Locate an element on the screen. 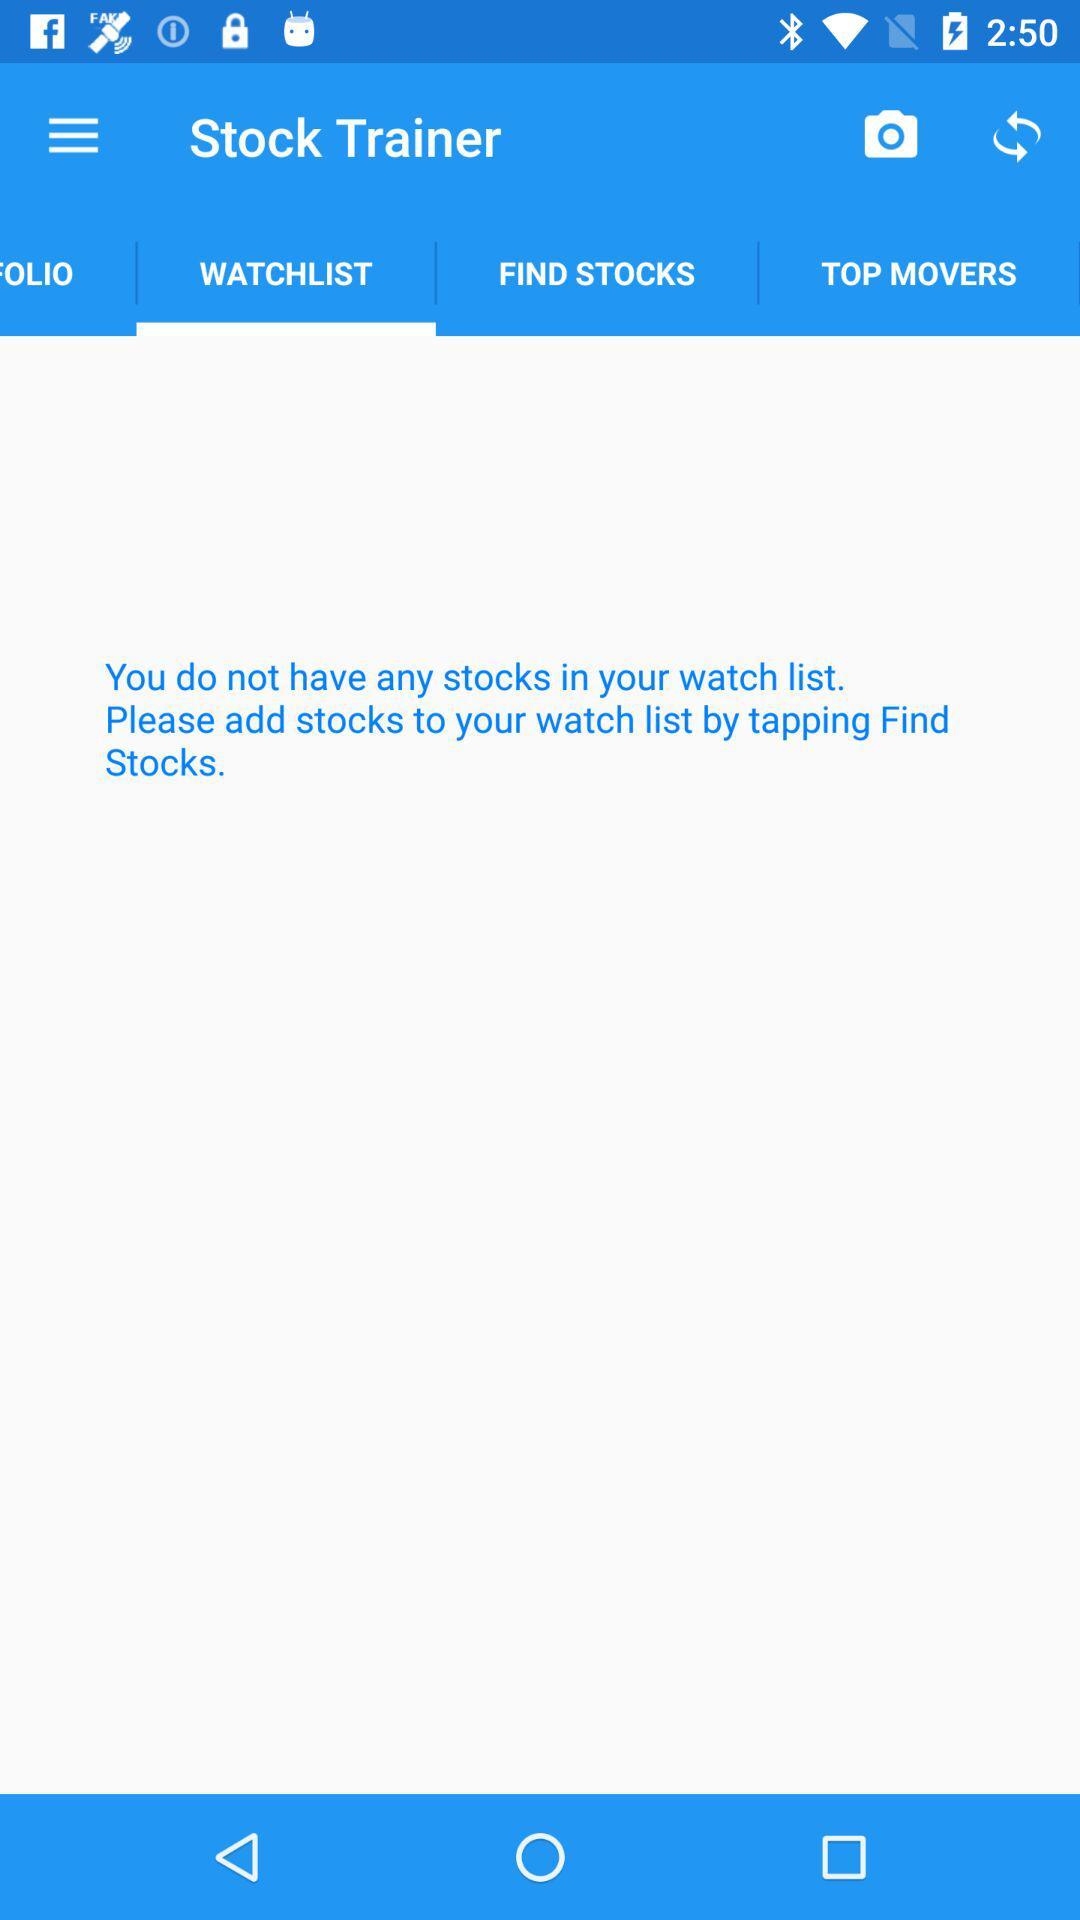  item to the left of stock trainer is located at coordinates (72, 135).